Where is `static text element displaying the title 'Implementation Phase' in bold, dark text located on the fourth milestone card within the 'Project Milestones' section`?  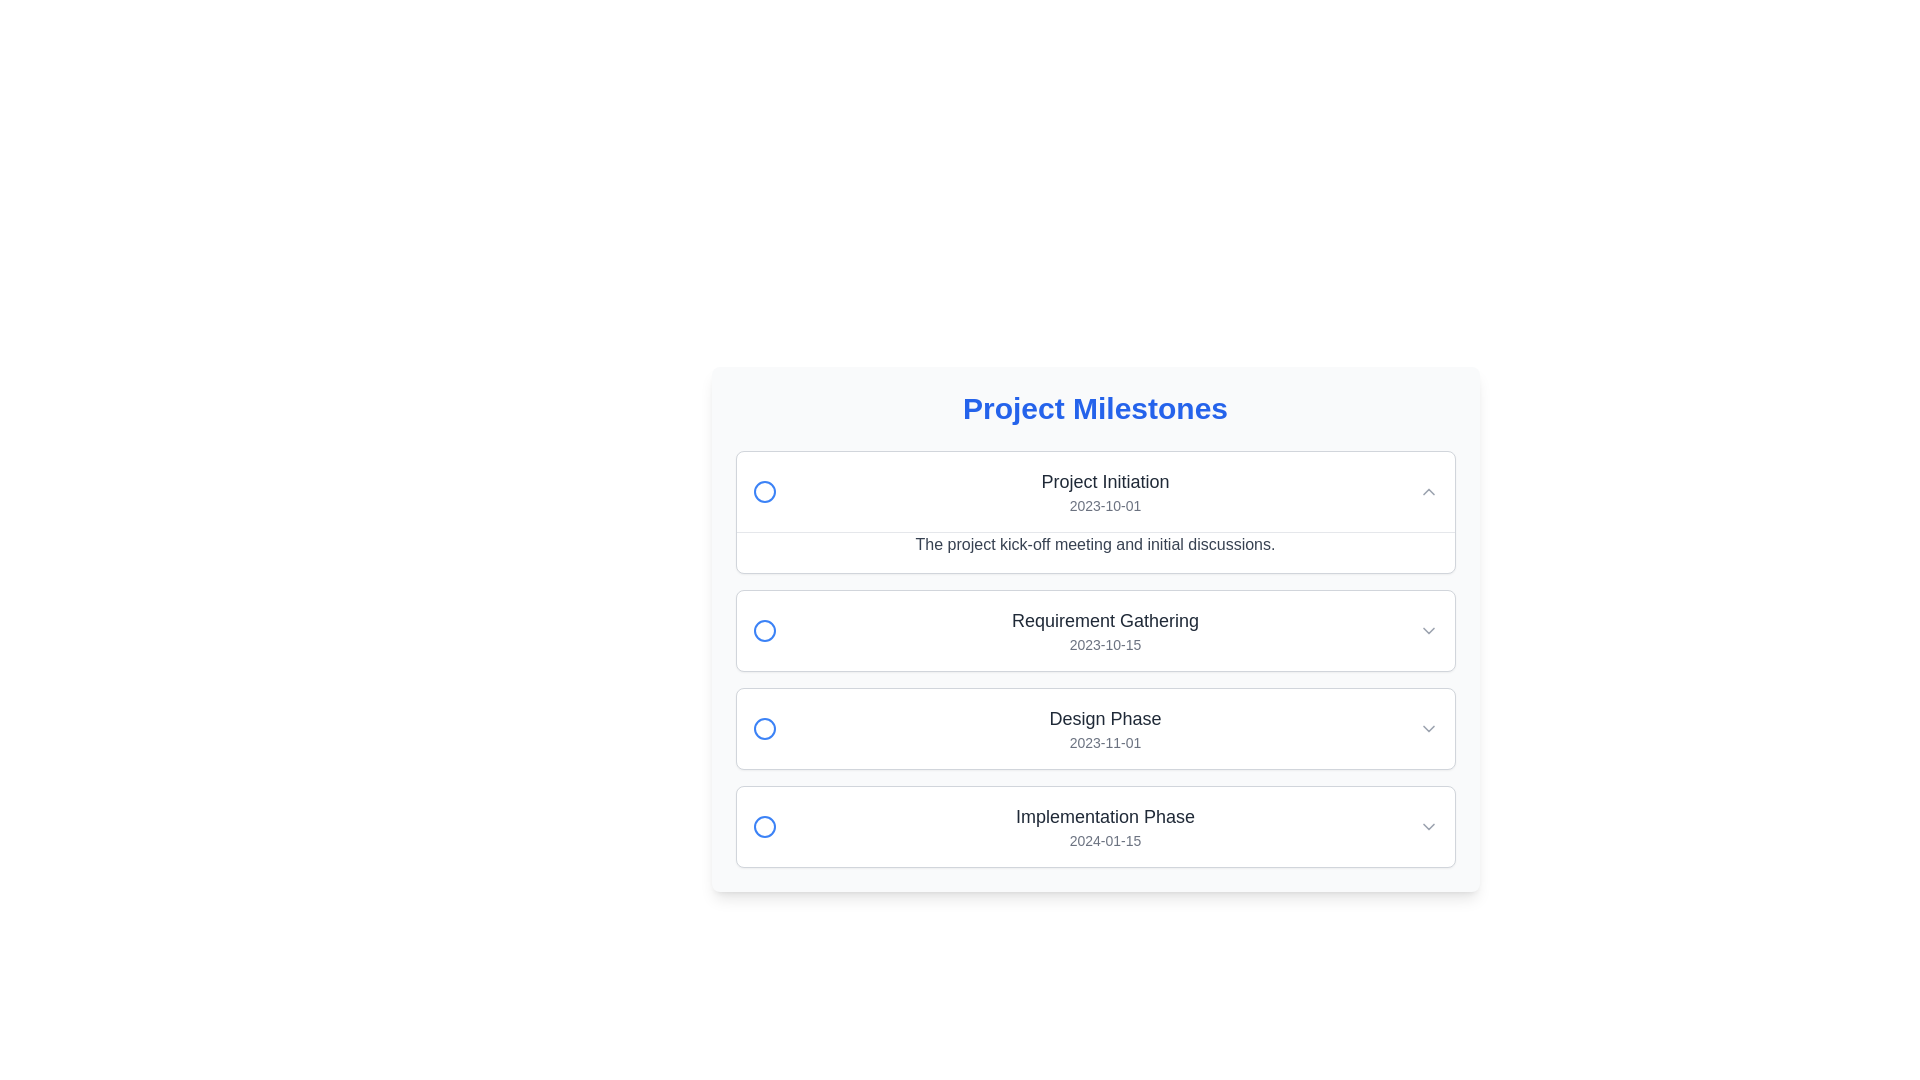 static text element displaying the title 'Implementation Phase' in bold, dark text located on the fourth milestone card within the 'Project Milestones' section is located at coordinates (1104, 817).